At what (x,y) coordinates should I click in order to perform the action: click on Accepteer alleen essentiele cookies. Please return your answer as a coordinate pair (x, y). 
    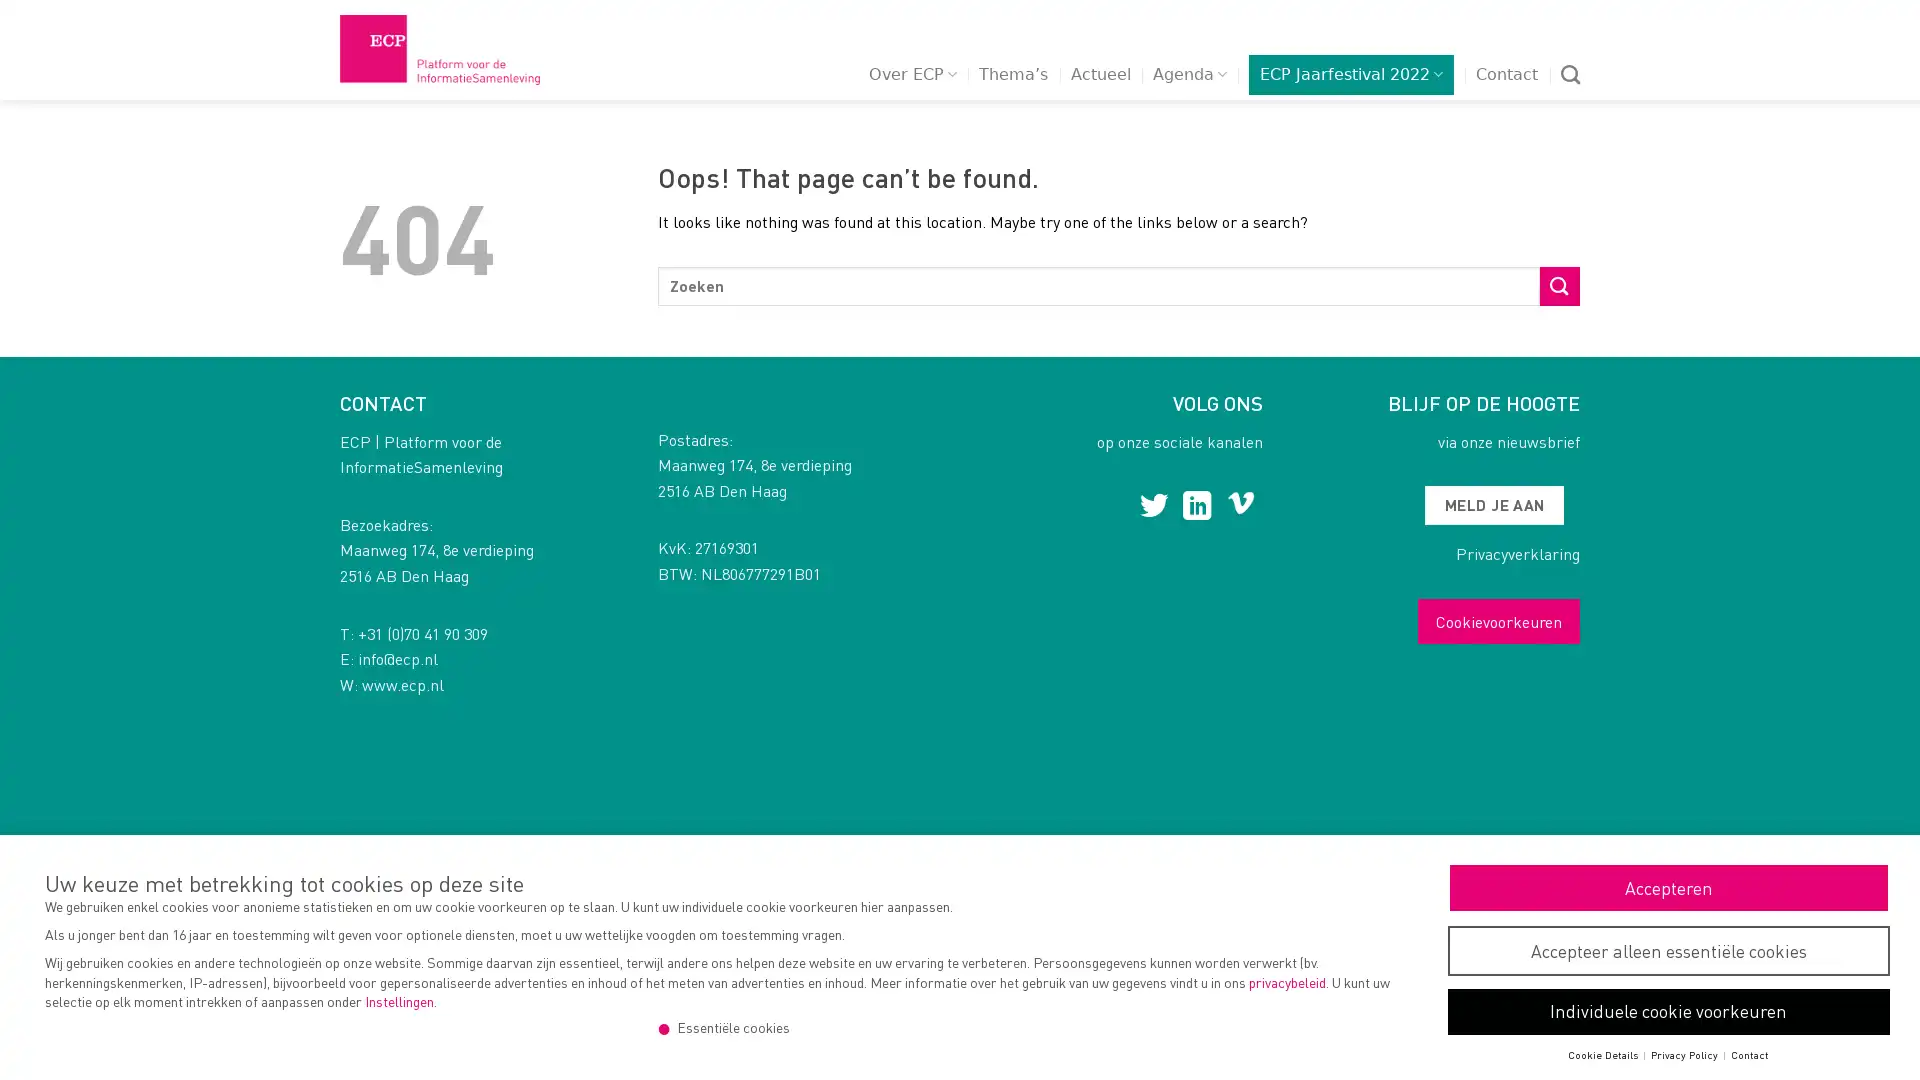
    Looking at the image, I should click on (1668, 950).